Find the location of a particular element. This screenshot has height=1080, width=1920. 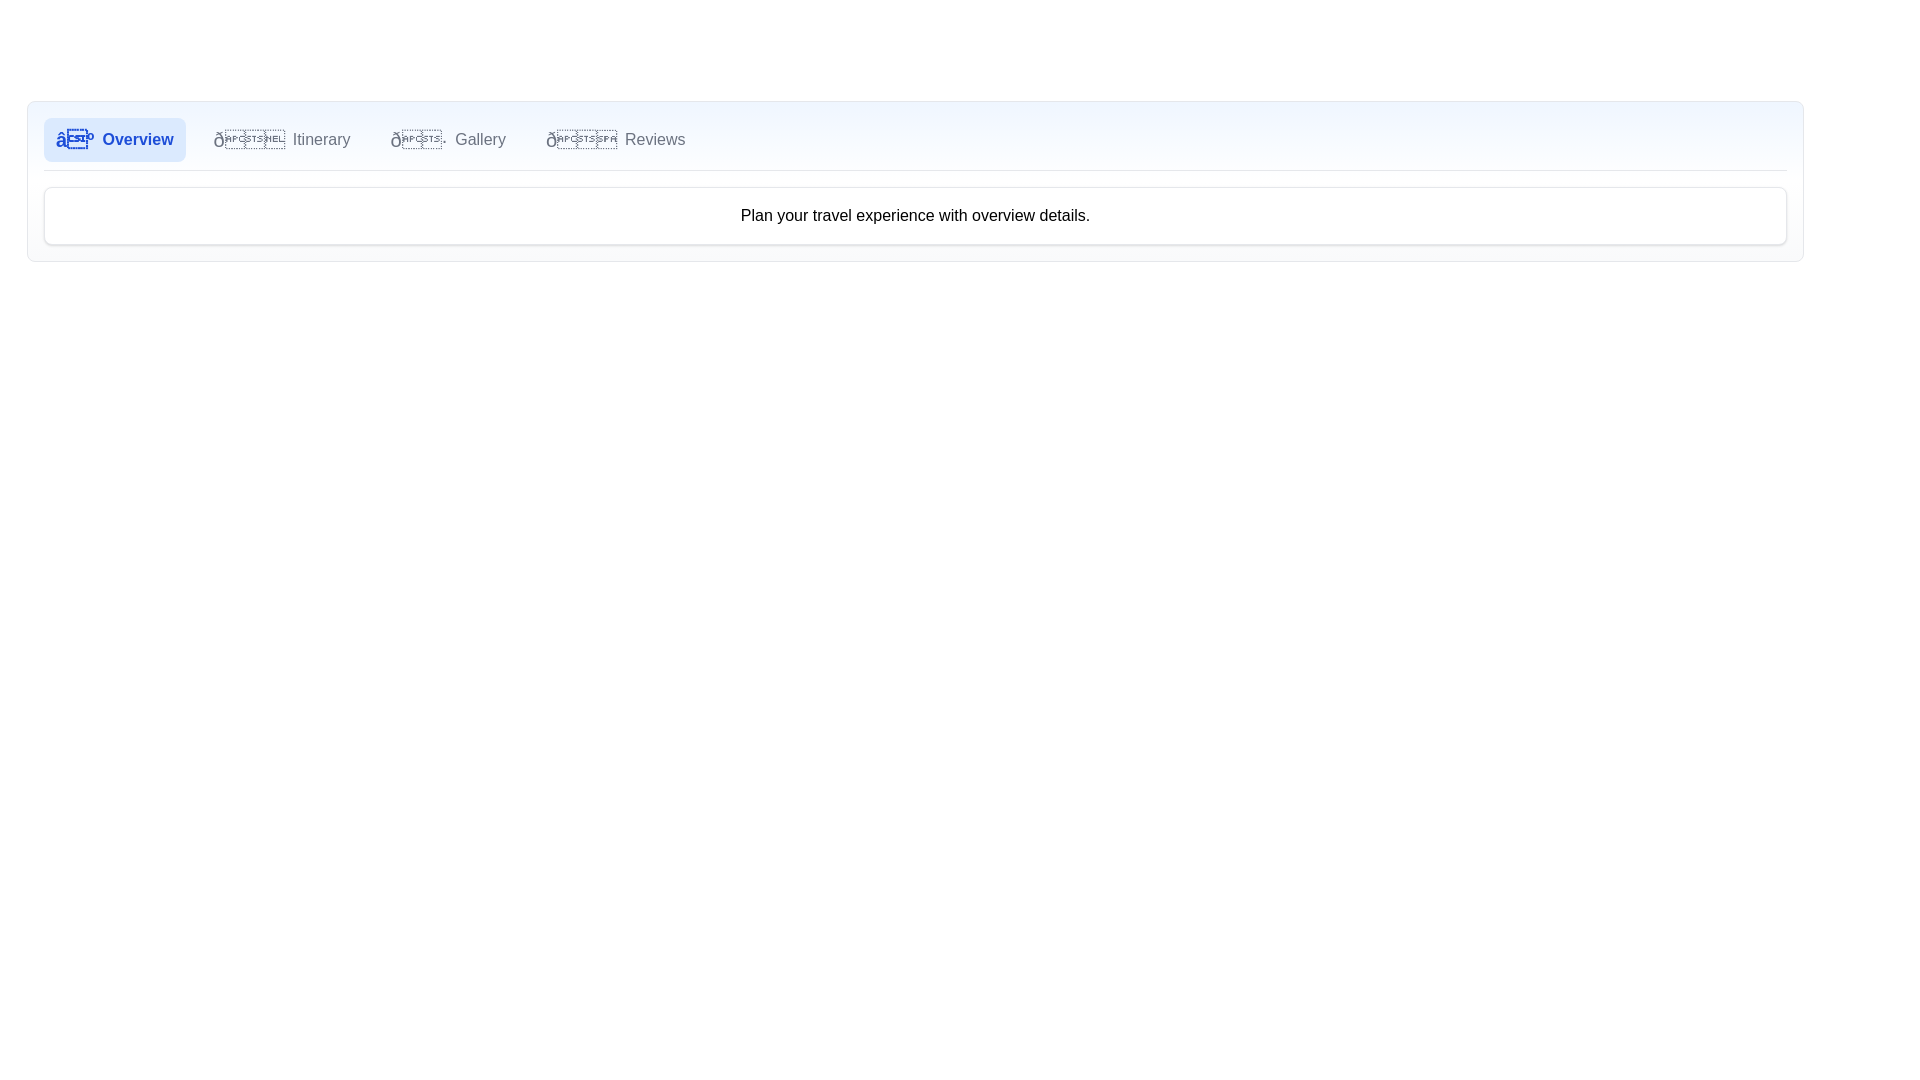

the Overview tab by clicking its corresponding button is located at coordinates (113, 138).